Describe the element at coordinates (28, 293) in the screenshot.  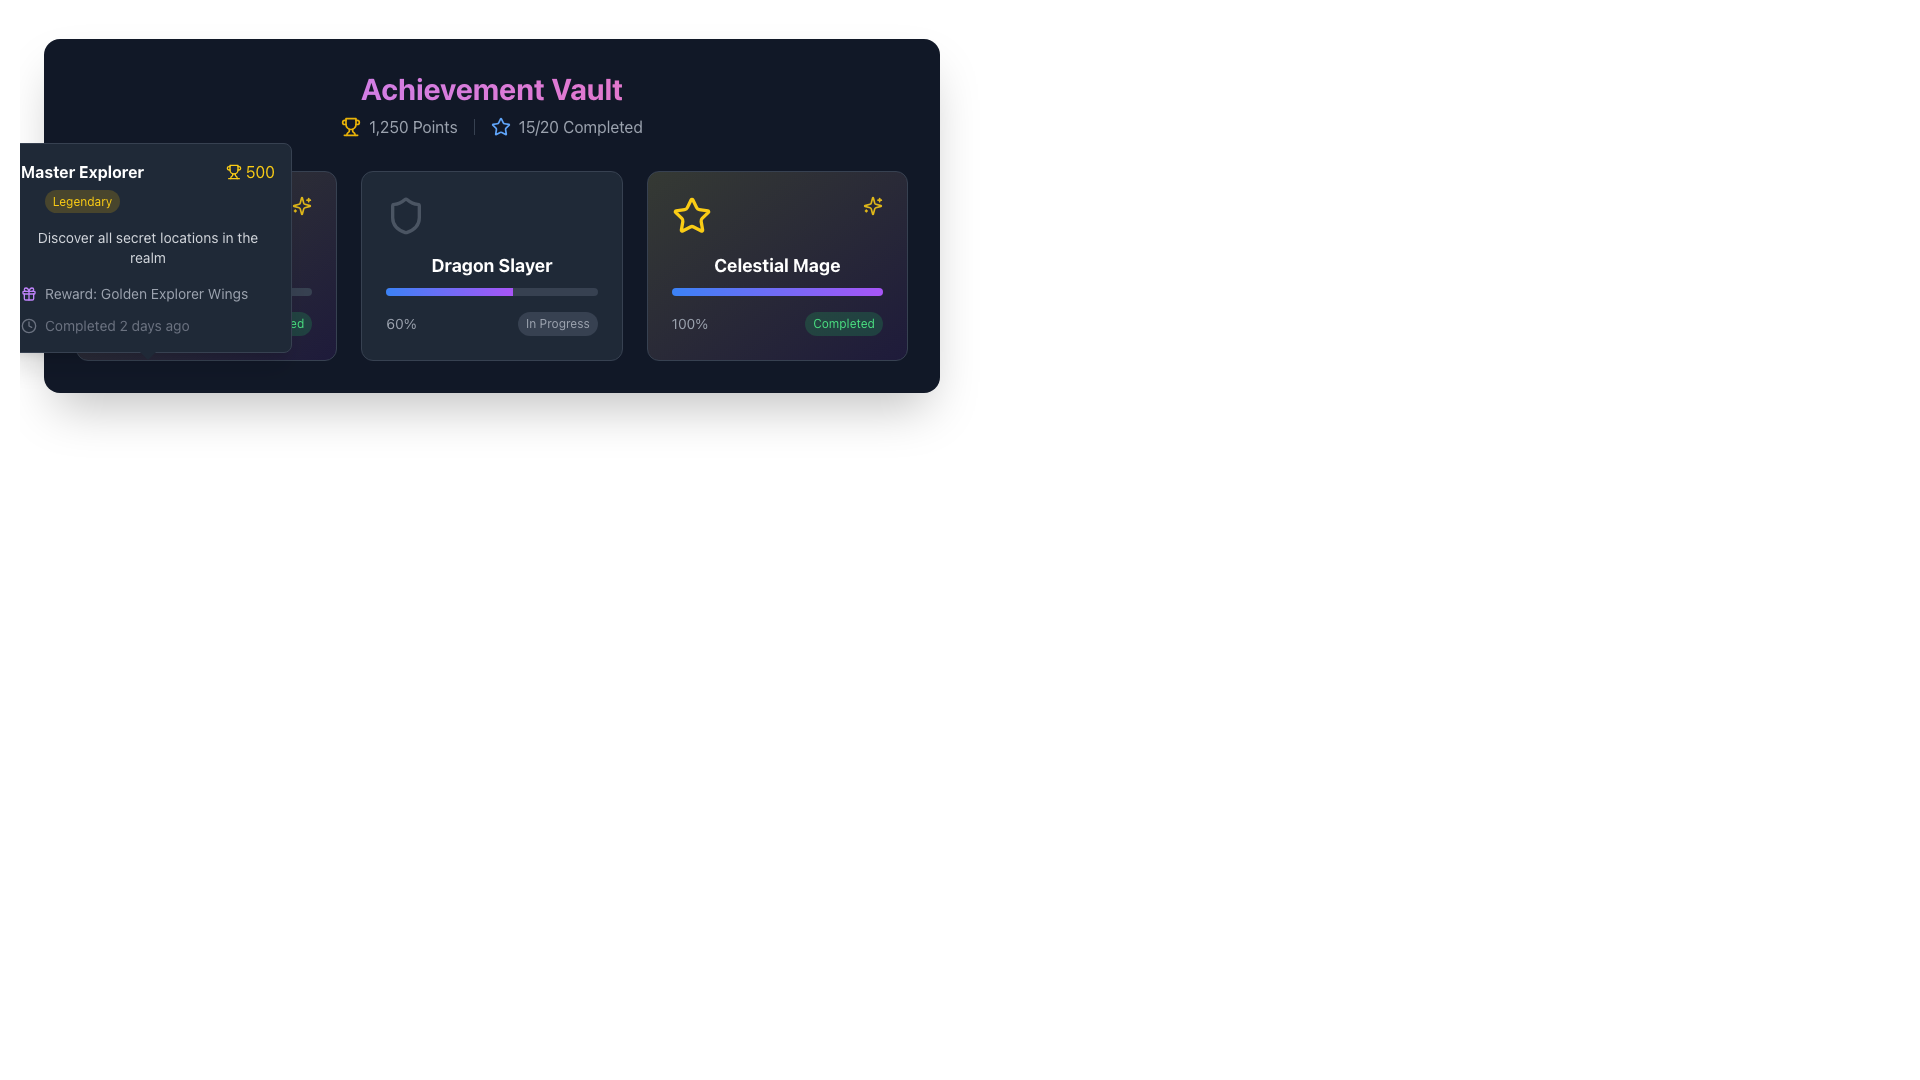
I see `the visual indicator icon representing the 'Golden Explorer Wings', located to the left of the text 'Reward: Golden Explorer Wings' in the 'Master Explorer' section` at that location.